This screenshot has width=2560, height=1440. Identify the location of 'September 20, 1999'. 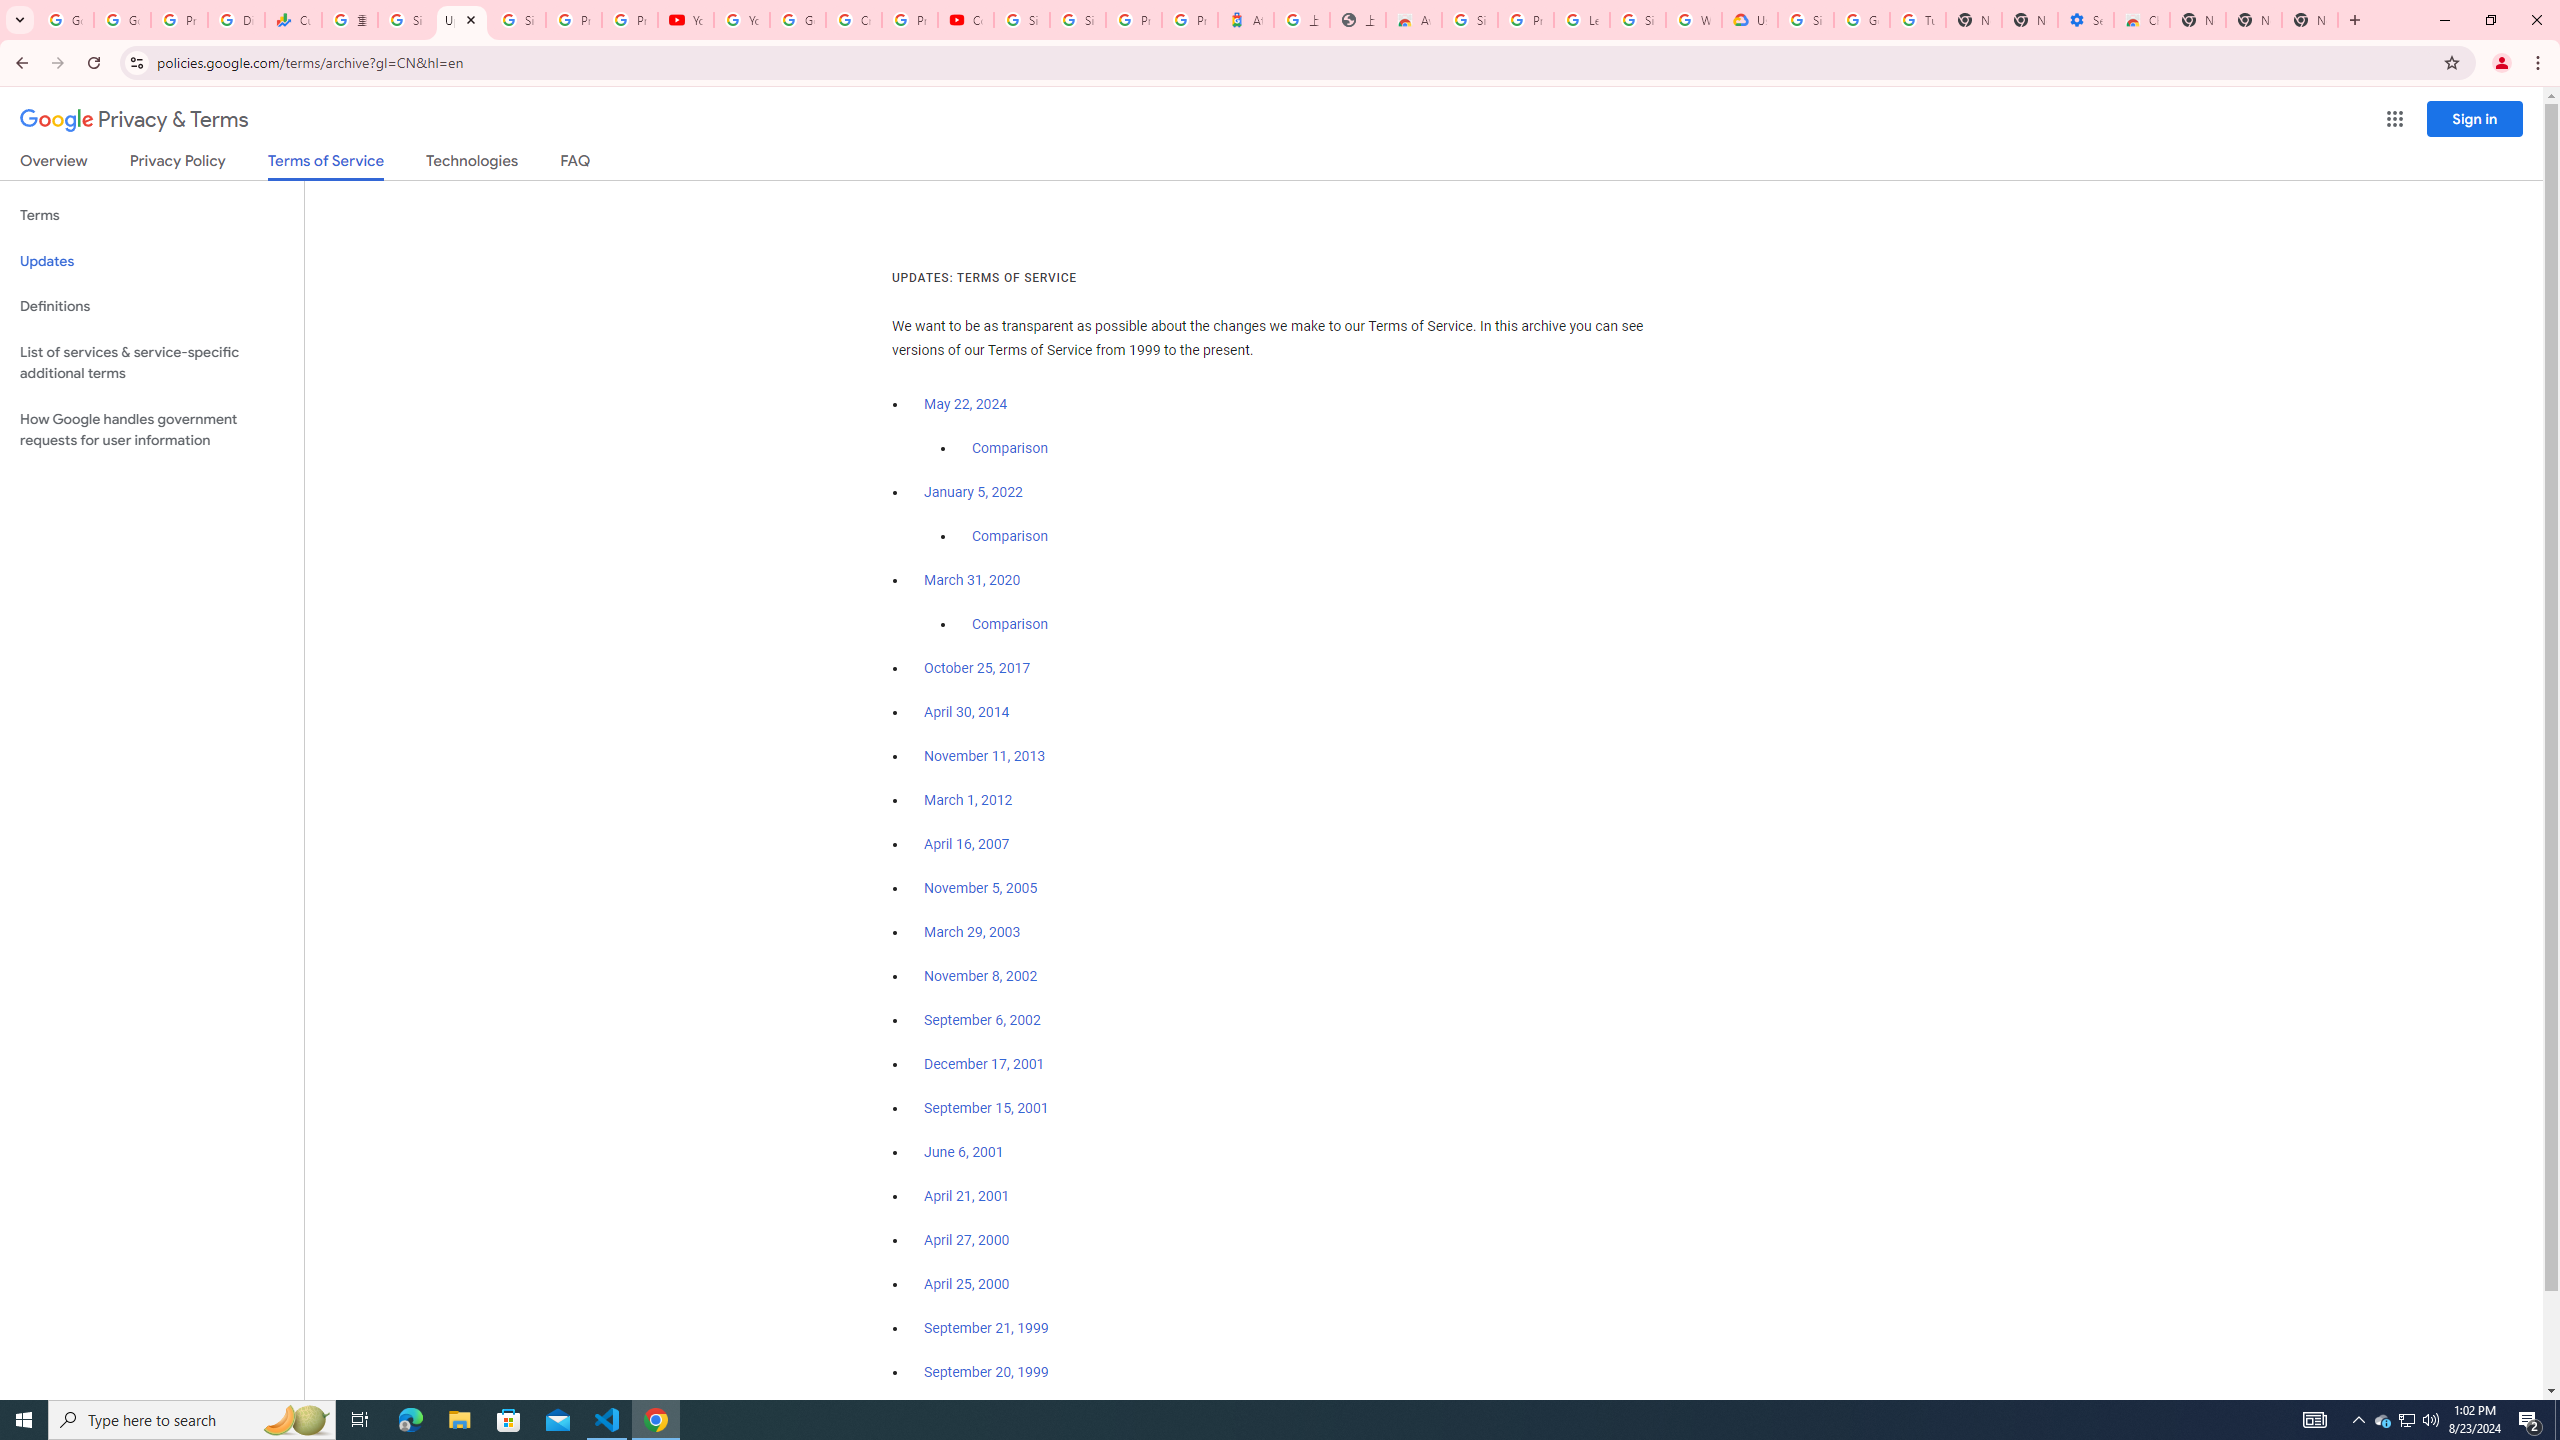
(986, 1371).